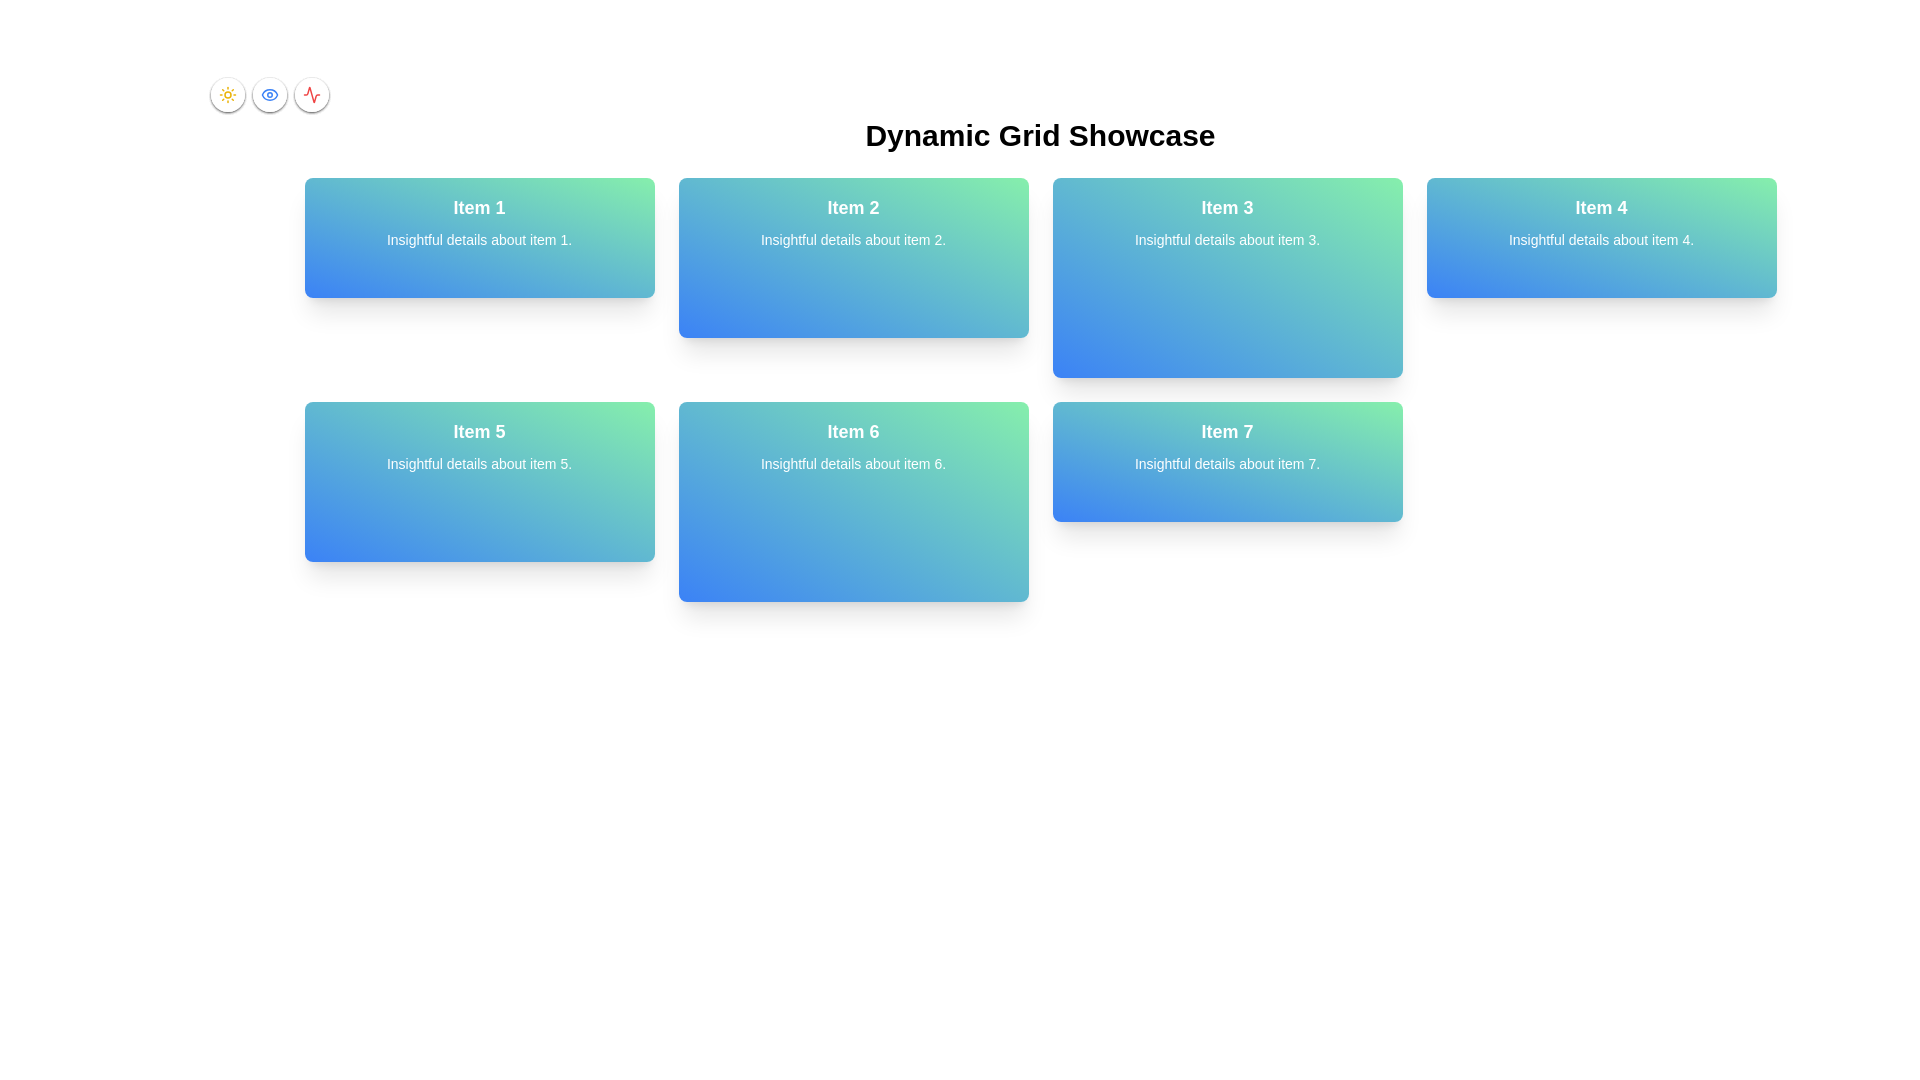 The image size is (1920, 1080). What do you see at coordinates (311, 95) in the screenshot?
I see `the activity-related icon, which is the second button in a row of three located in the middle of a circular button group near the top-left corner of the interface` at bounding box center [311, 95].